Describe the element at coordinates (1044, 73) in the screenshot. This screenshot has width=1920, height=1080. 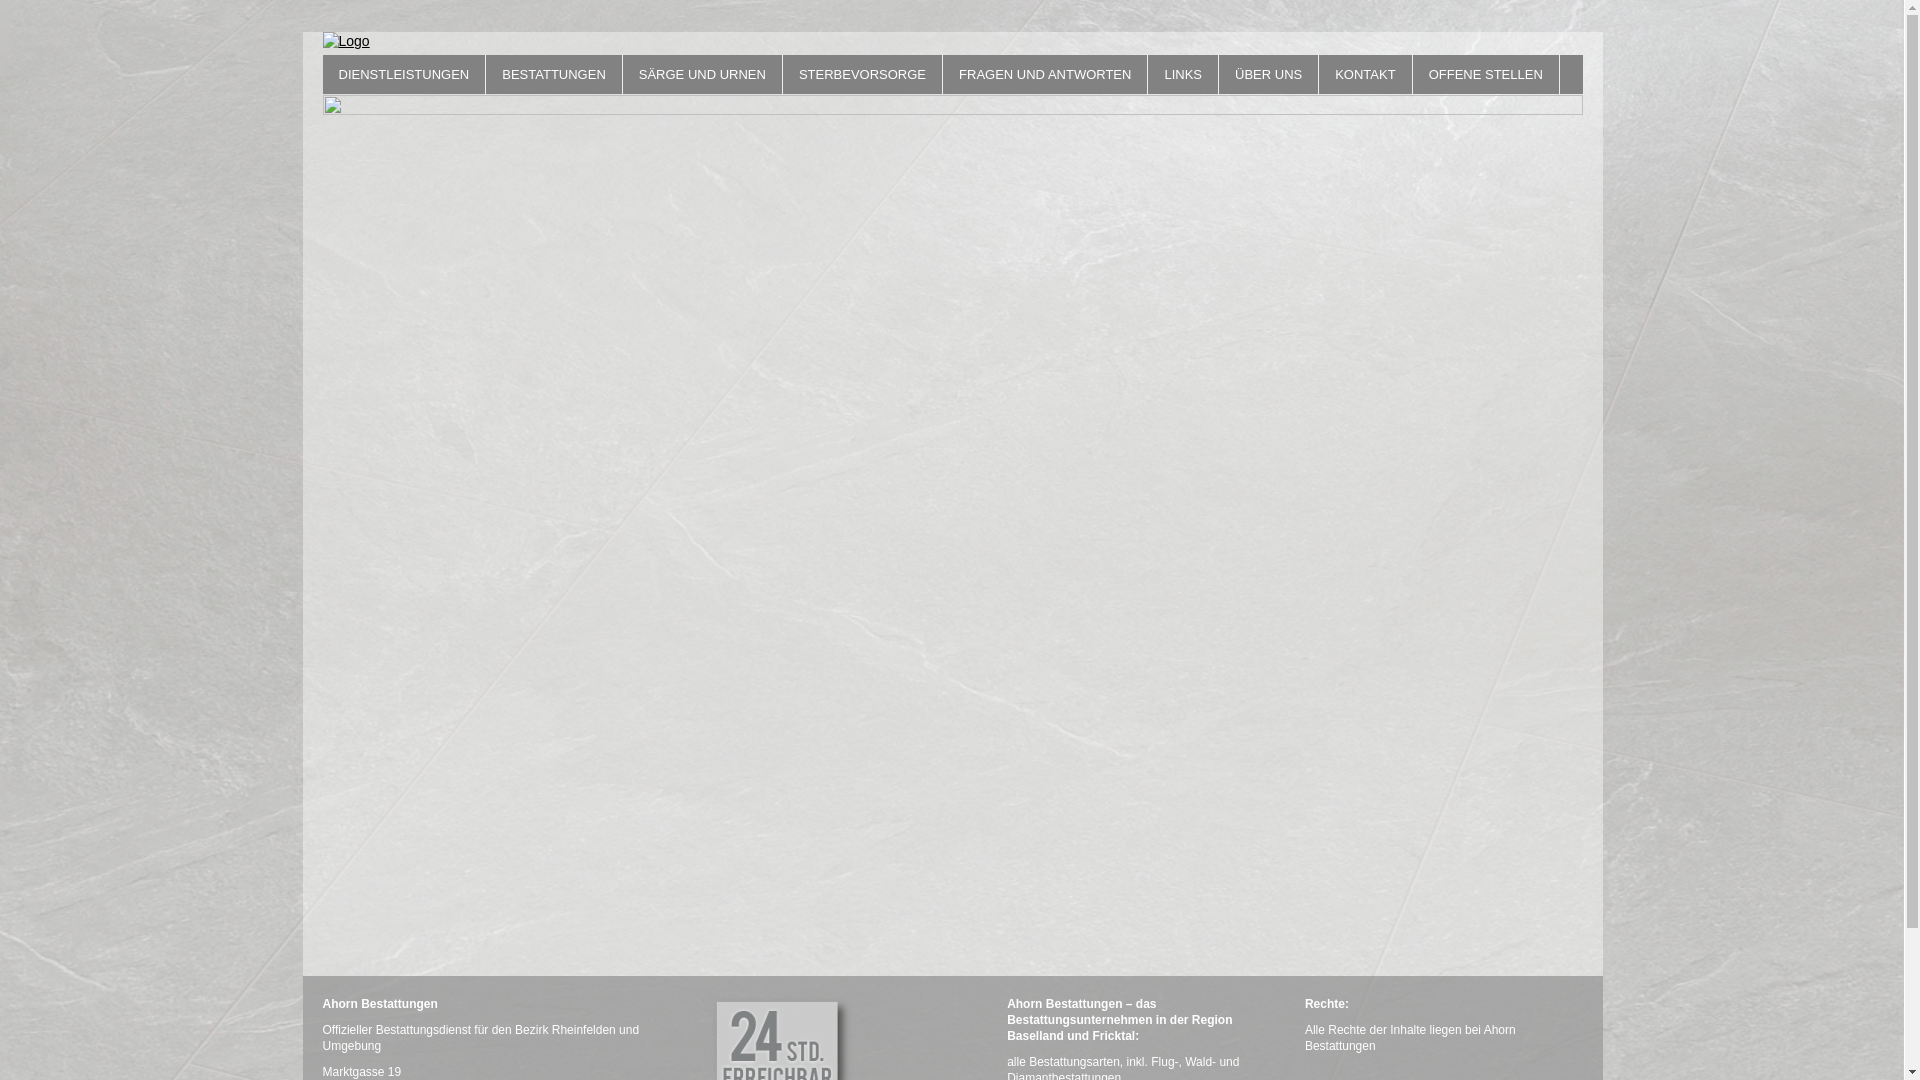
I see `'FRAGEN UND ANTWORTEN'` at that location.